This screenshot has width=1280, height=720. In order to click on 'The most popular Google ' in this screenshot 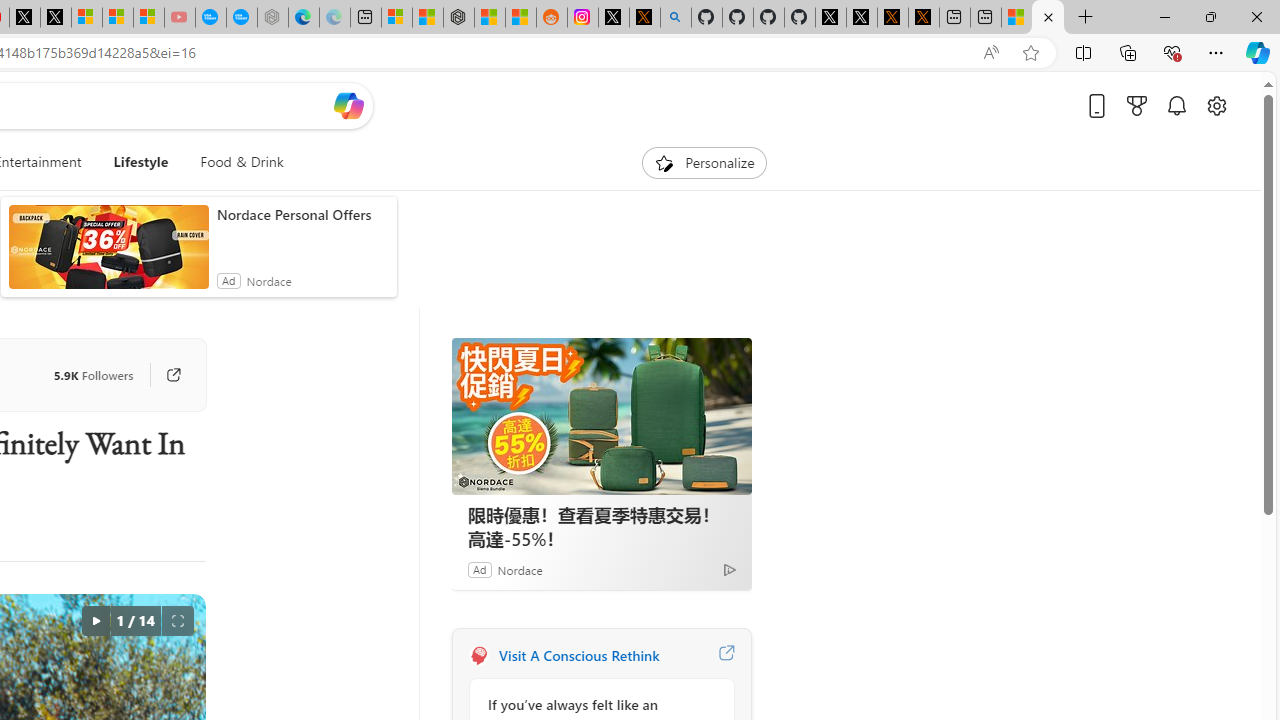, I will do `click(240, 17)`.